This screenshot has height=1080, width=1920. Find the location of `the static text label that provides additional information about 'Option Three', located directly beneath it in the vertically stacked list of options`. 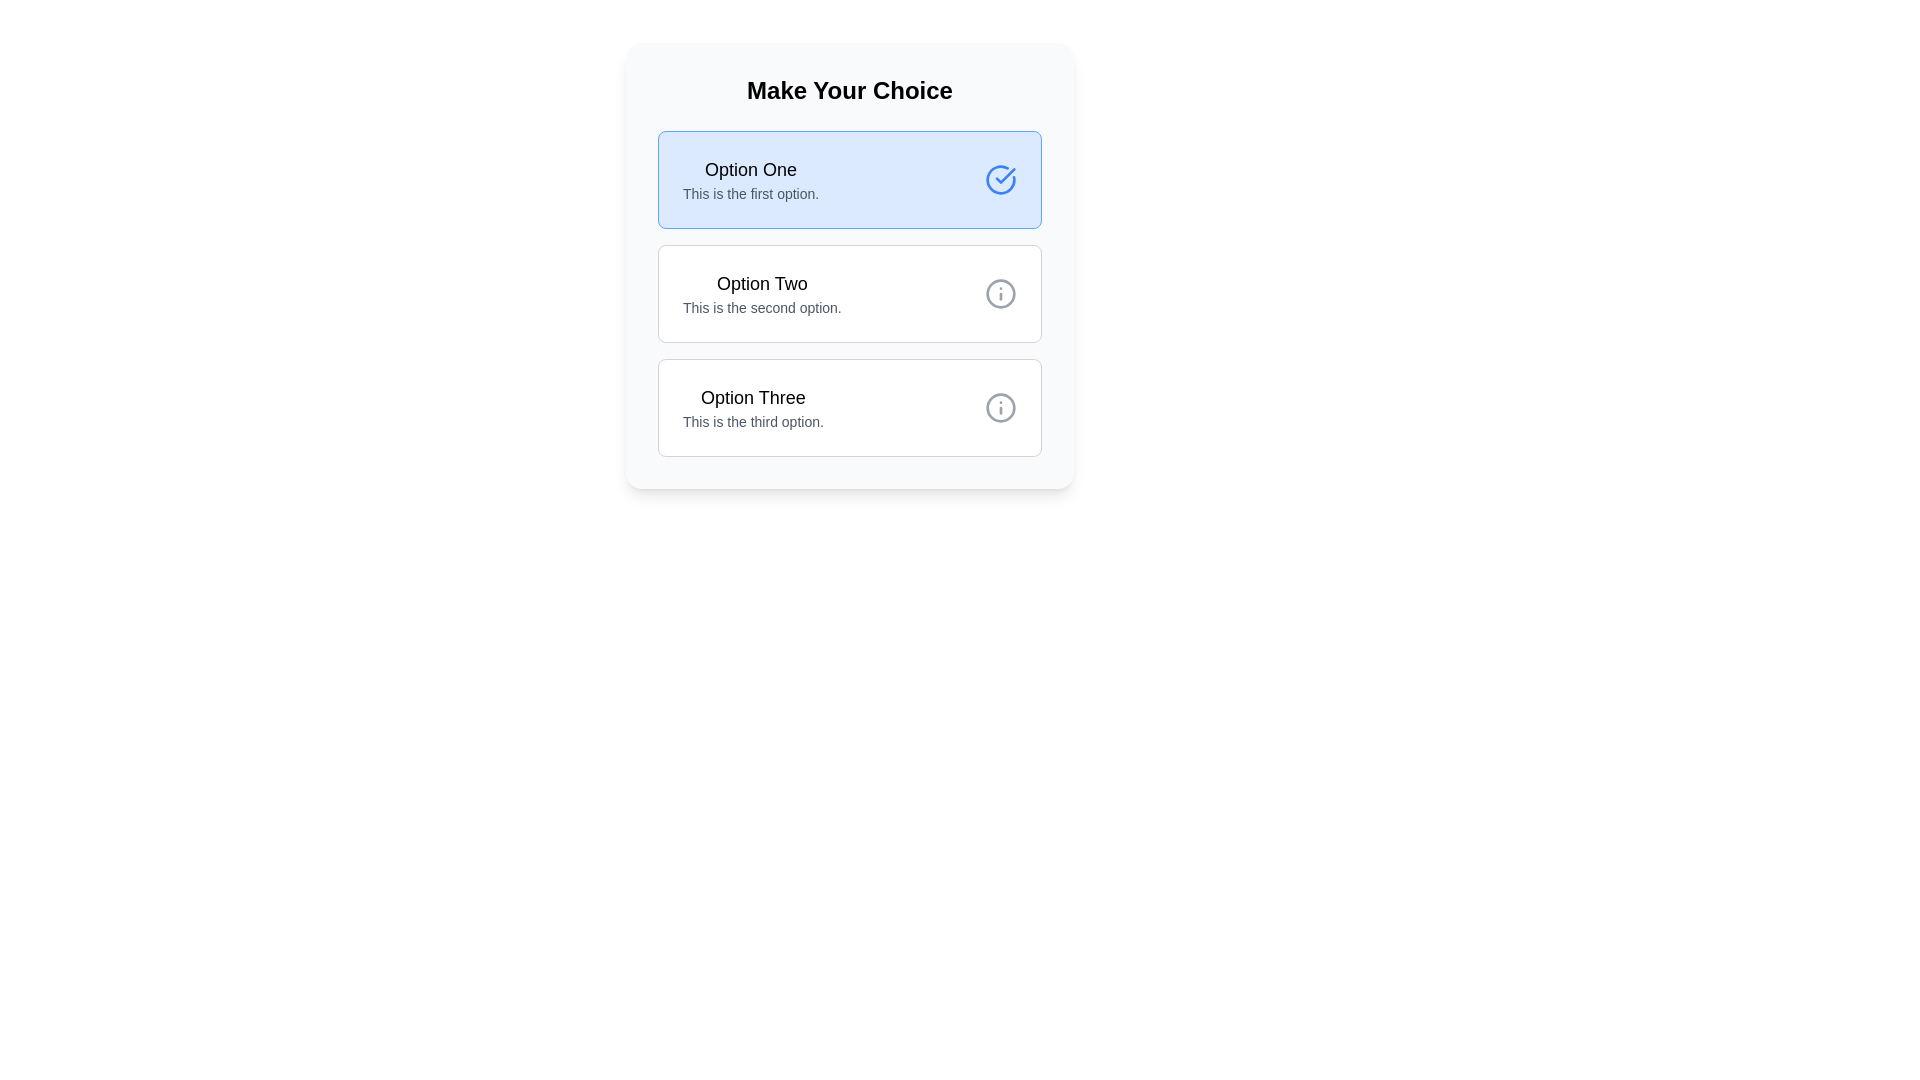

the static text label that provides additional information about 'Option Three', located directly beneath it in the vertically stacked list of options is located at coordinates (752, 420).